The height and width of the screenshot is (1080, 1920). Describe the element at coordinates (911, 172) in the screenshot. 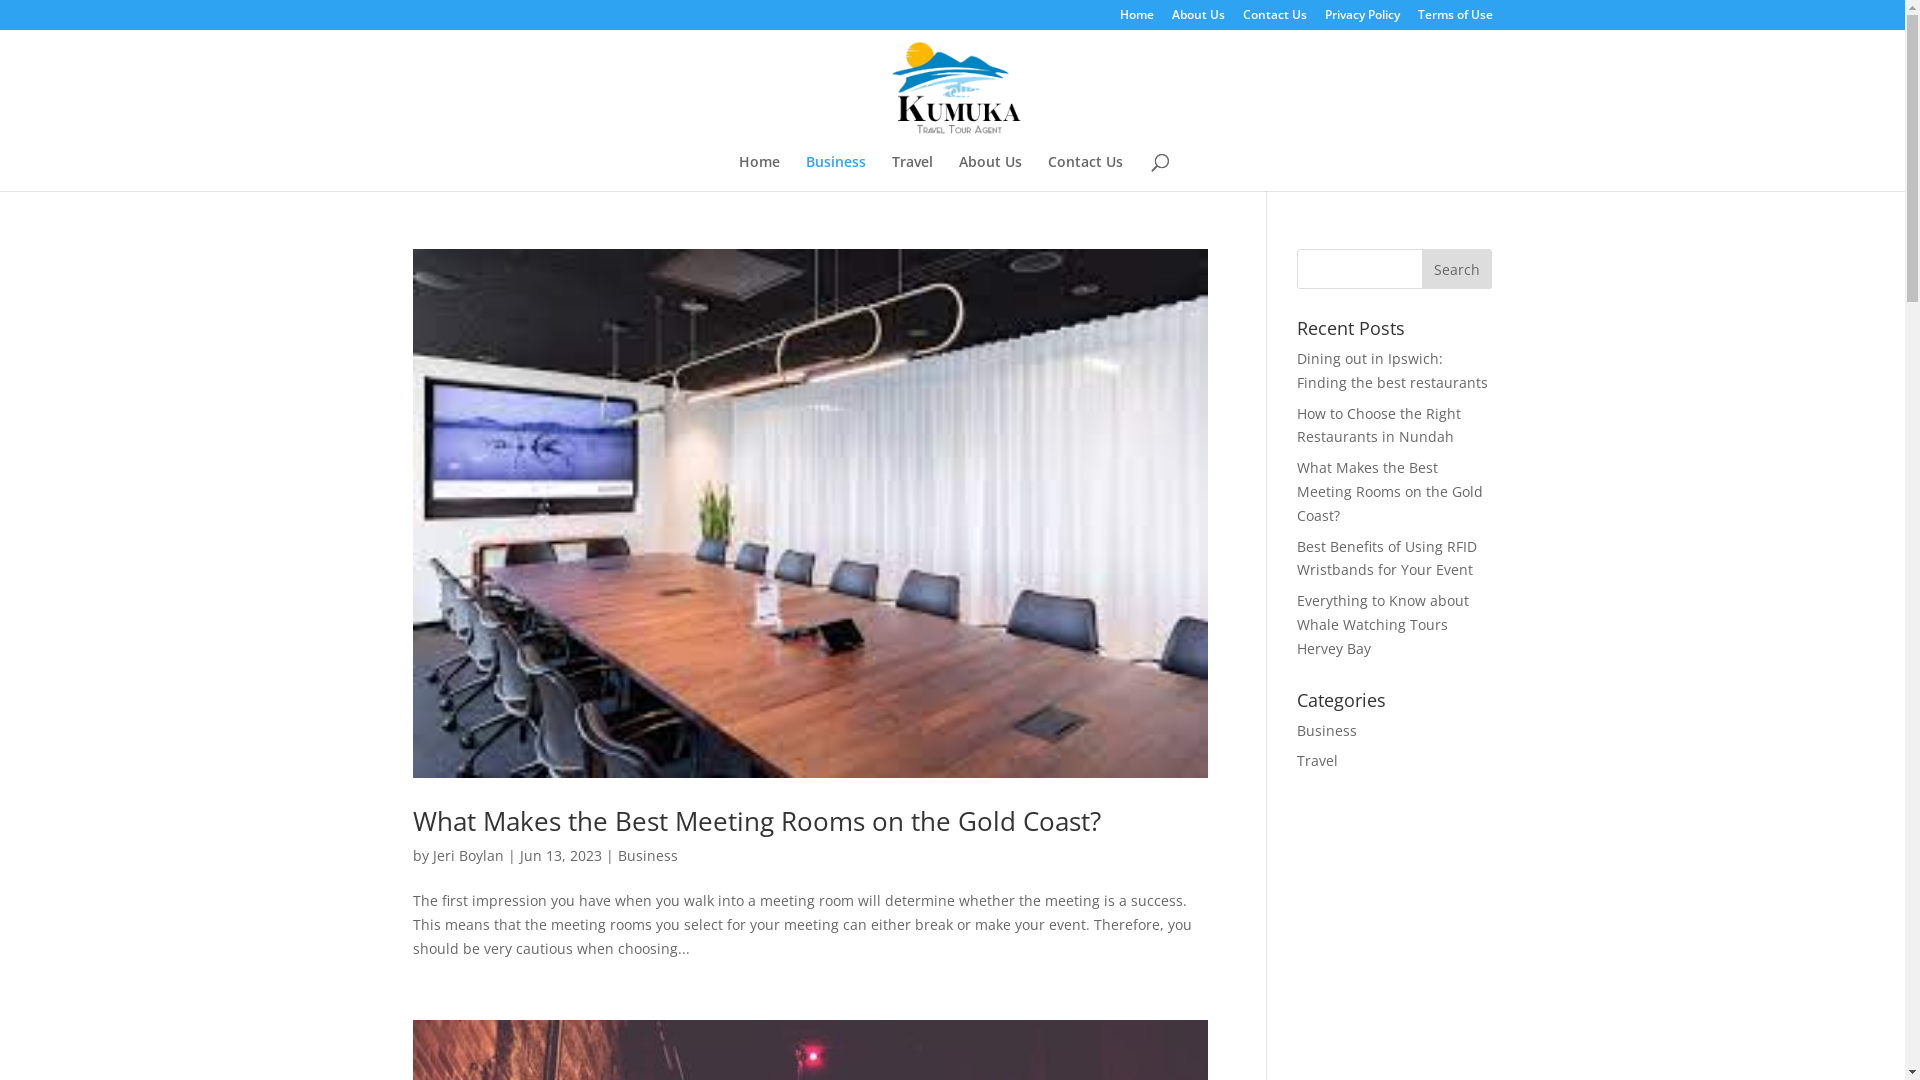

I see `'Travel'` at that location.